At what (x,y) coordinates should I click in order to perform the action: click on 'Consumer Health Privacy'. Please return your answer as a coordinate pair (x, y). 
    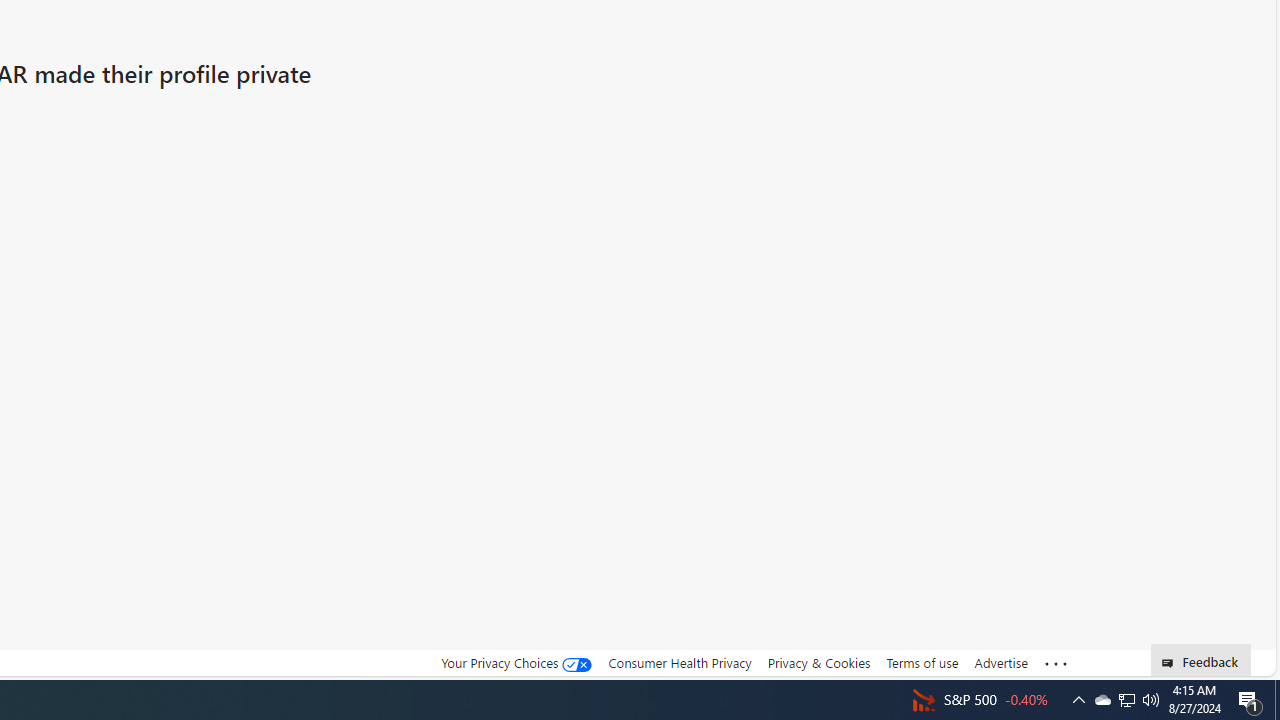
    Looking at the image, I should click on (680, 663).